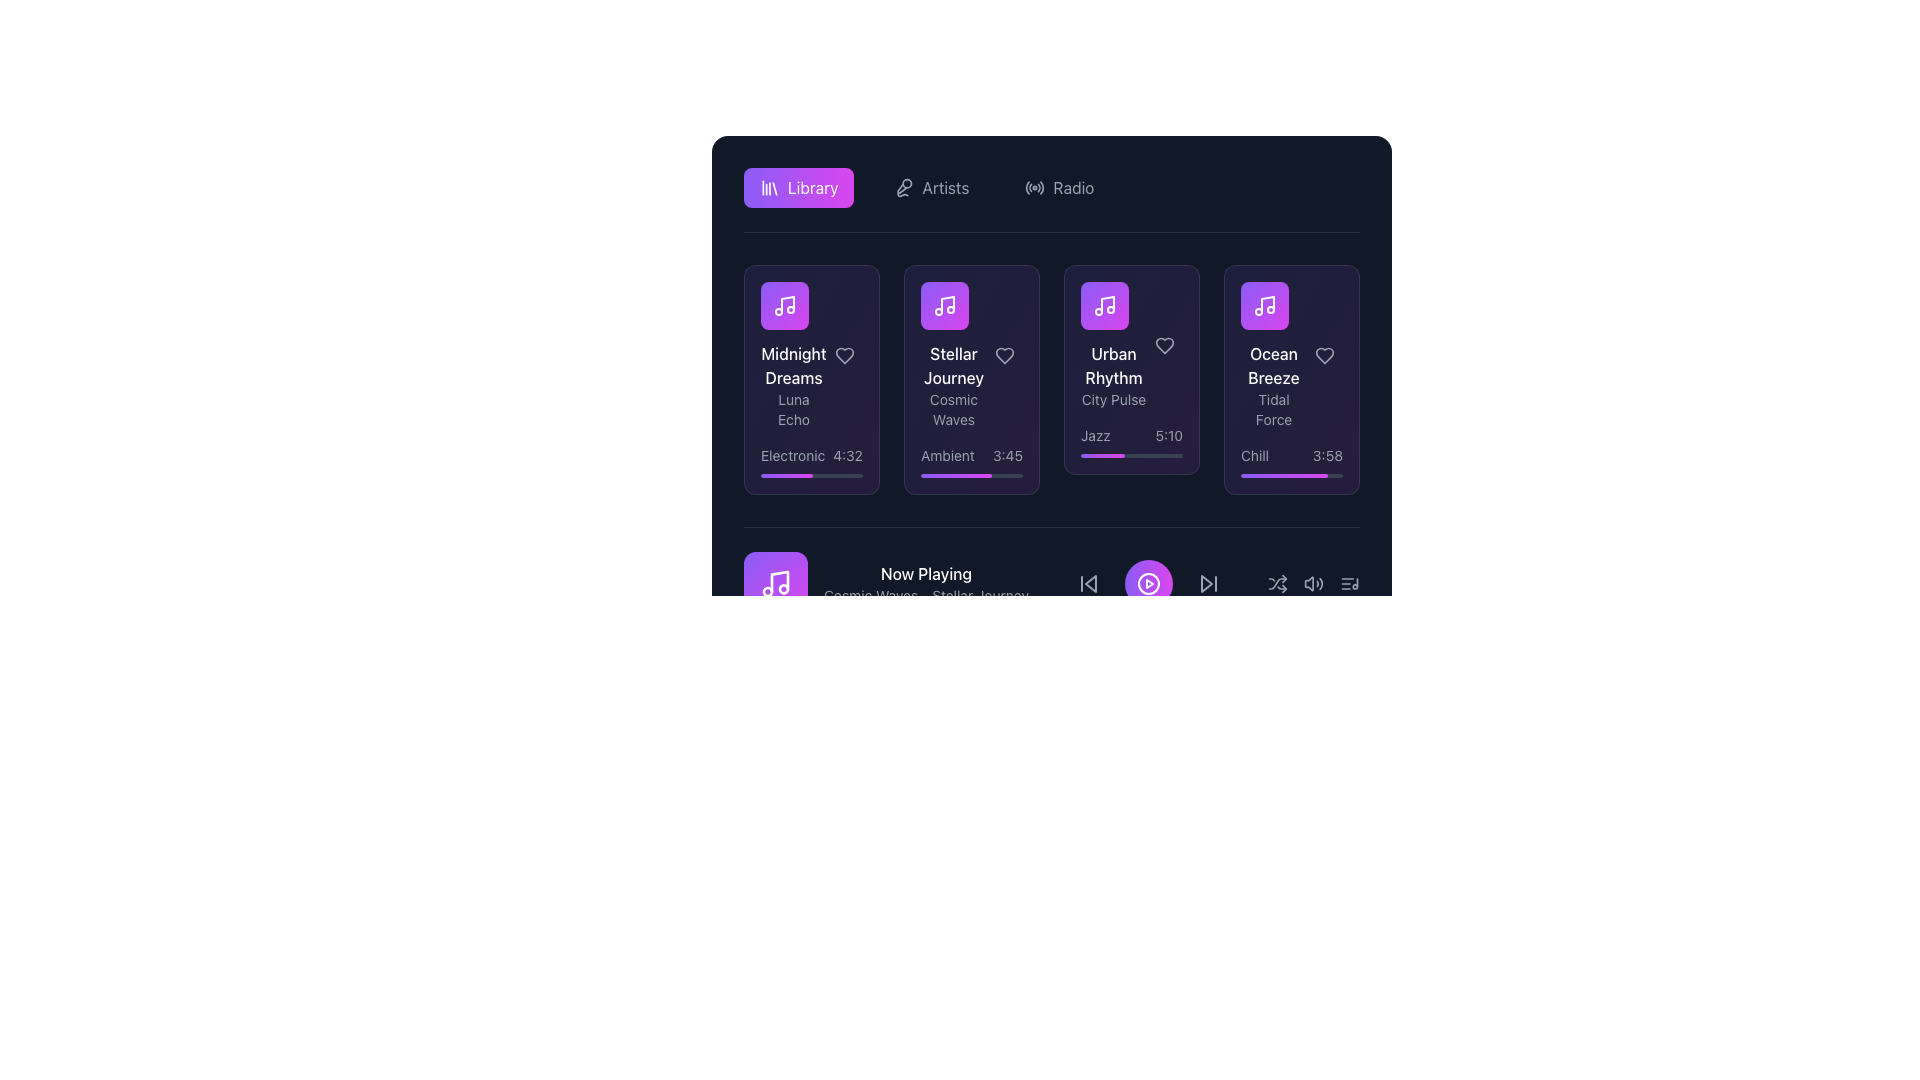  Describe the element at coordinates (1314, 583) in the screenshot. I see `the volume control button located in the bottom-right corner of the page to change its color` at that location.